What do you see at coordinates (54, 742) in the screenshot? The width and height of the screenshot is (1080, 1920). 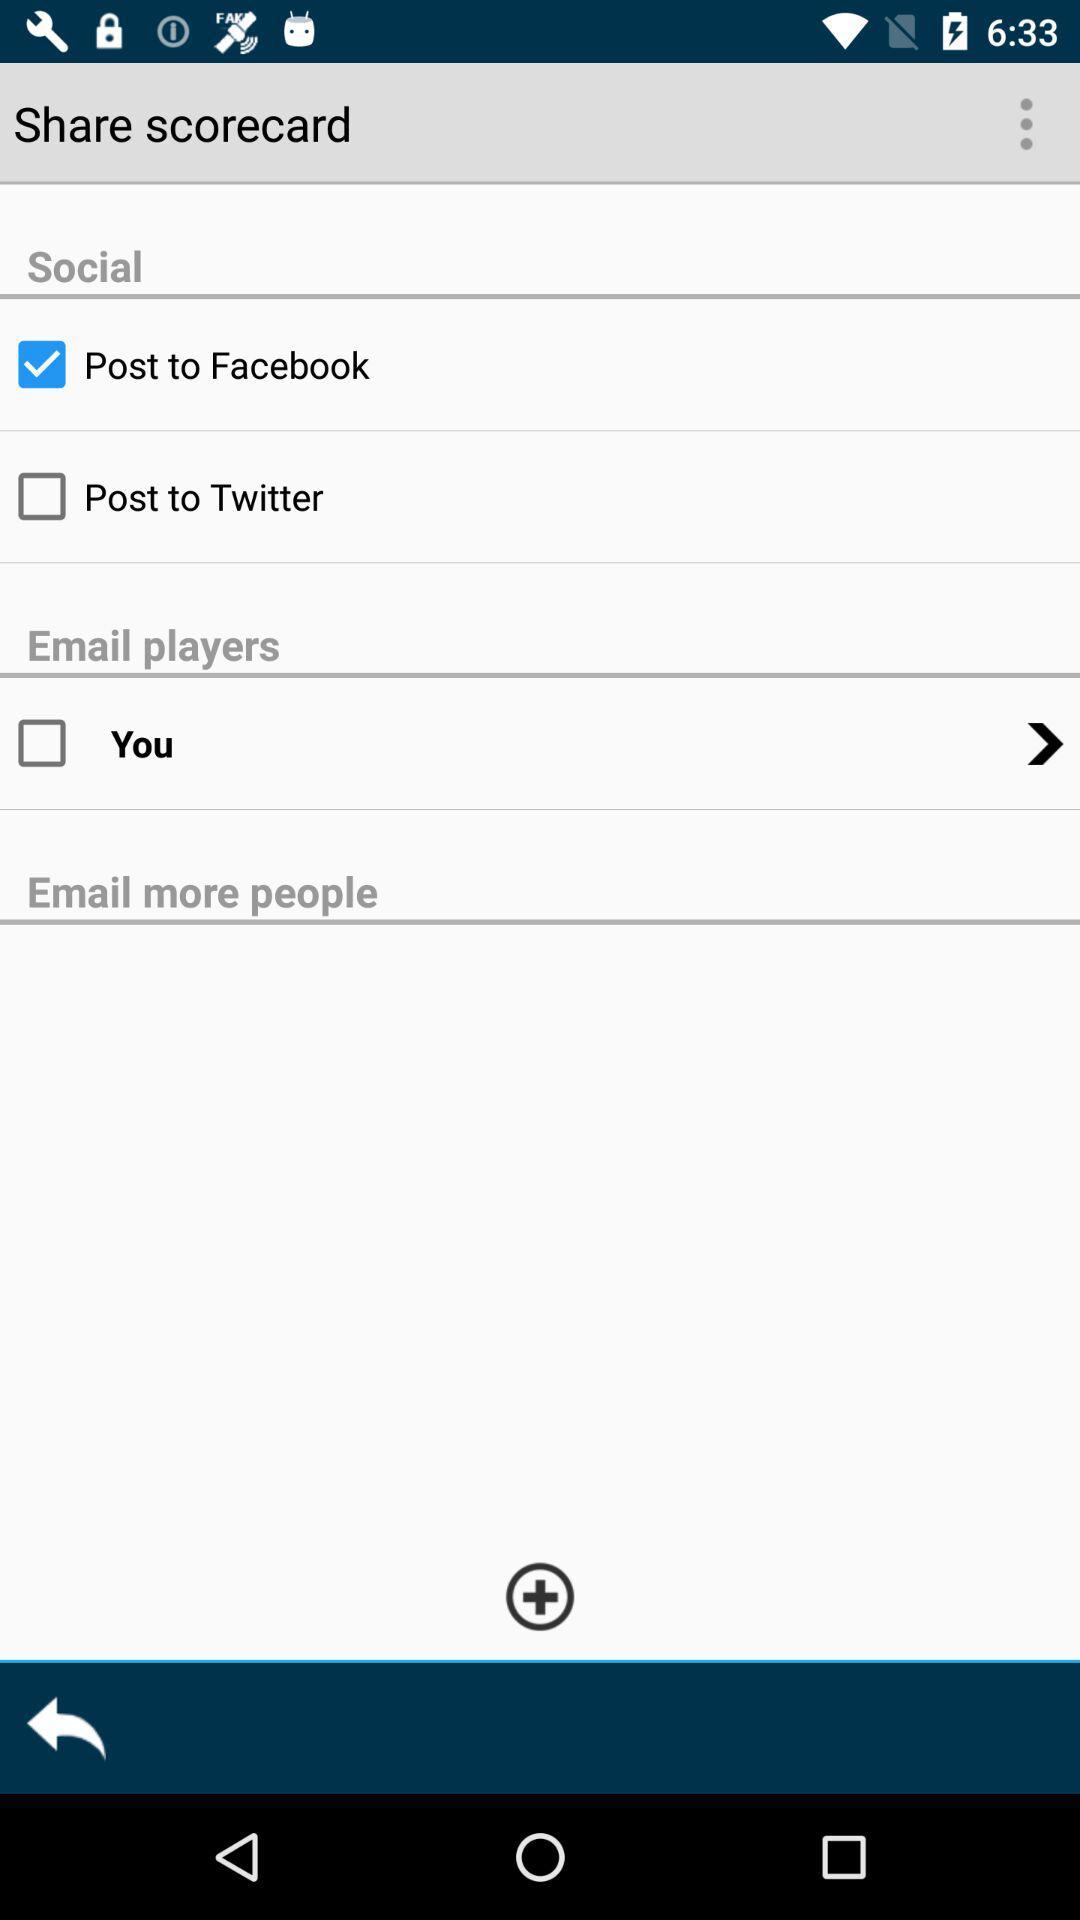 I see `email option` at bounding box center [54, 742].